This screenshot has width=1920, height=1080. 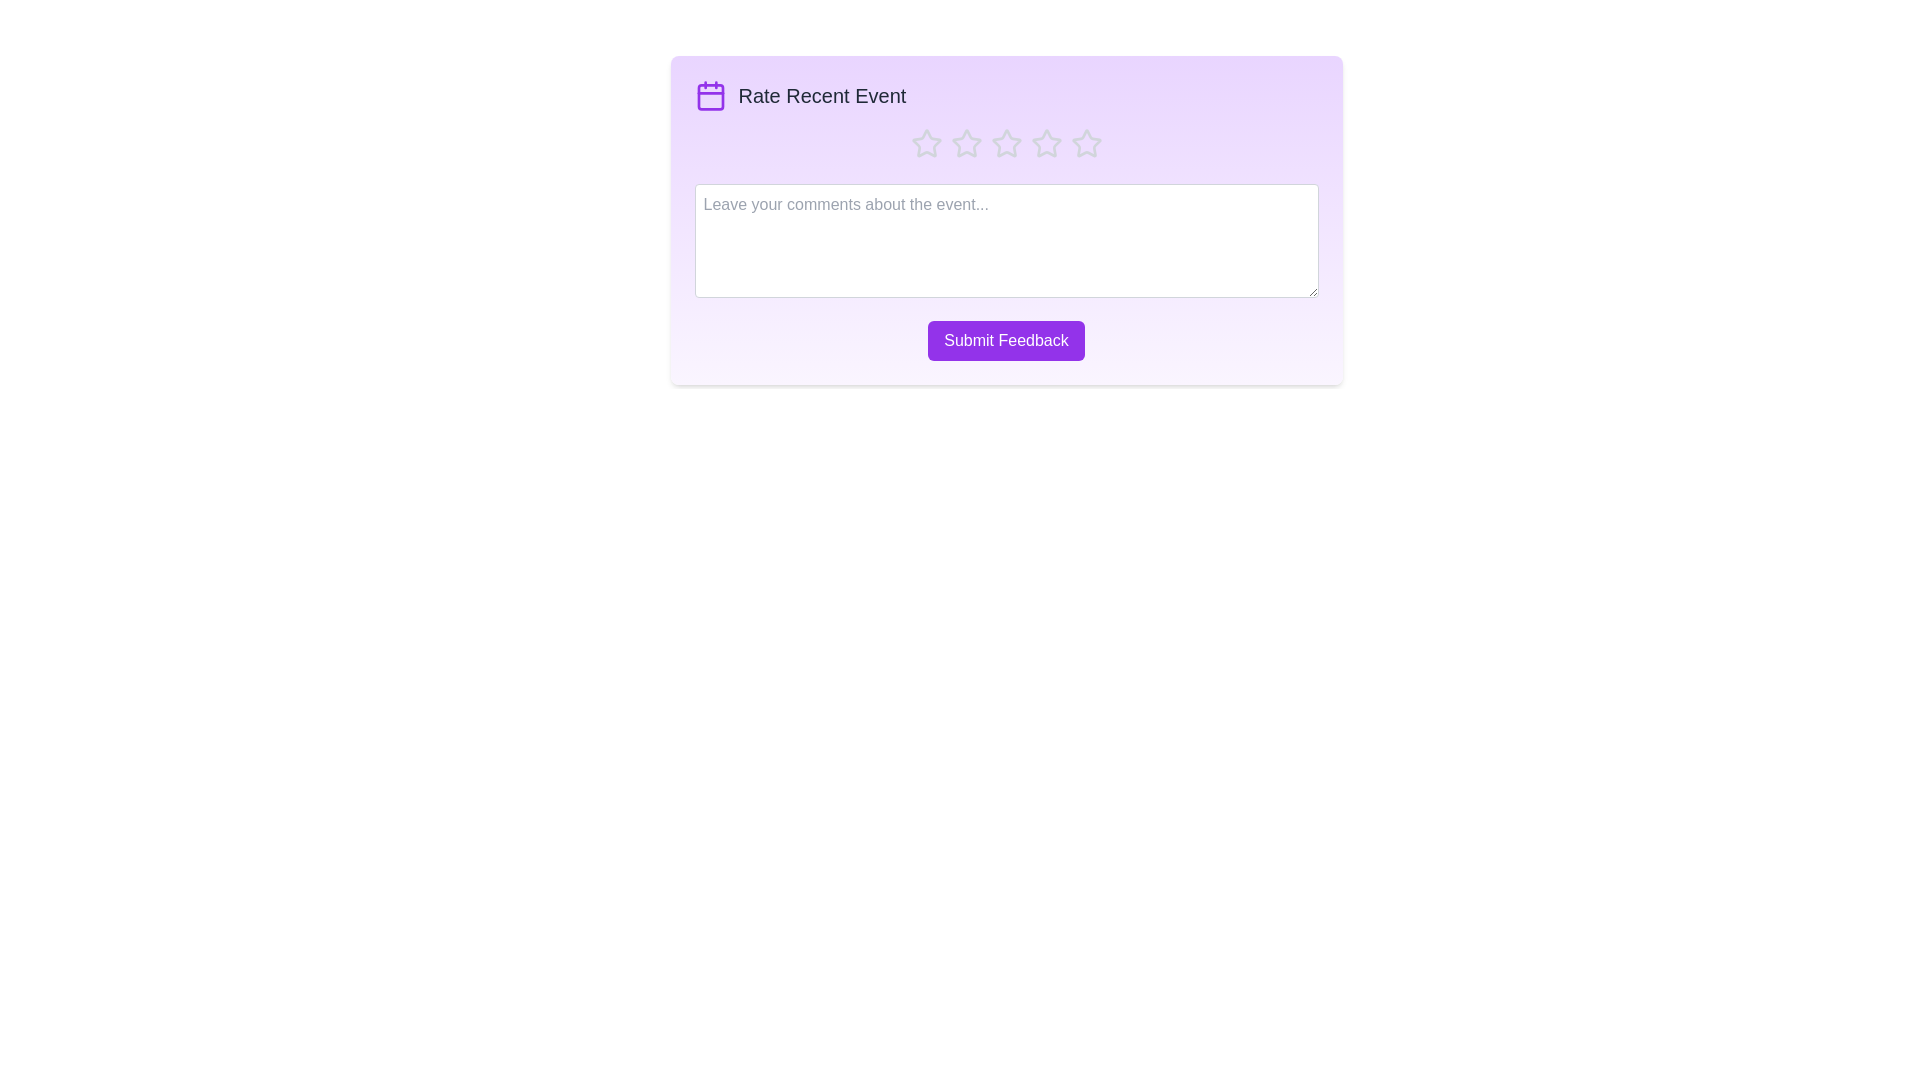 I want to click on the background area of the component, so click(x=499, y=100).